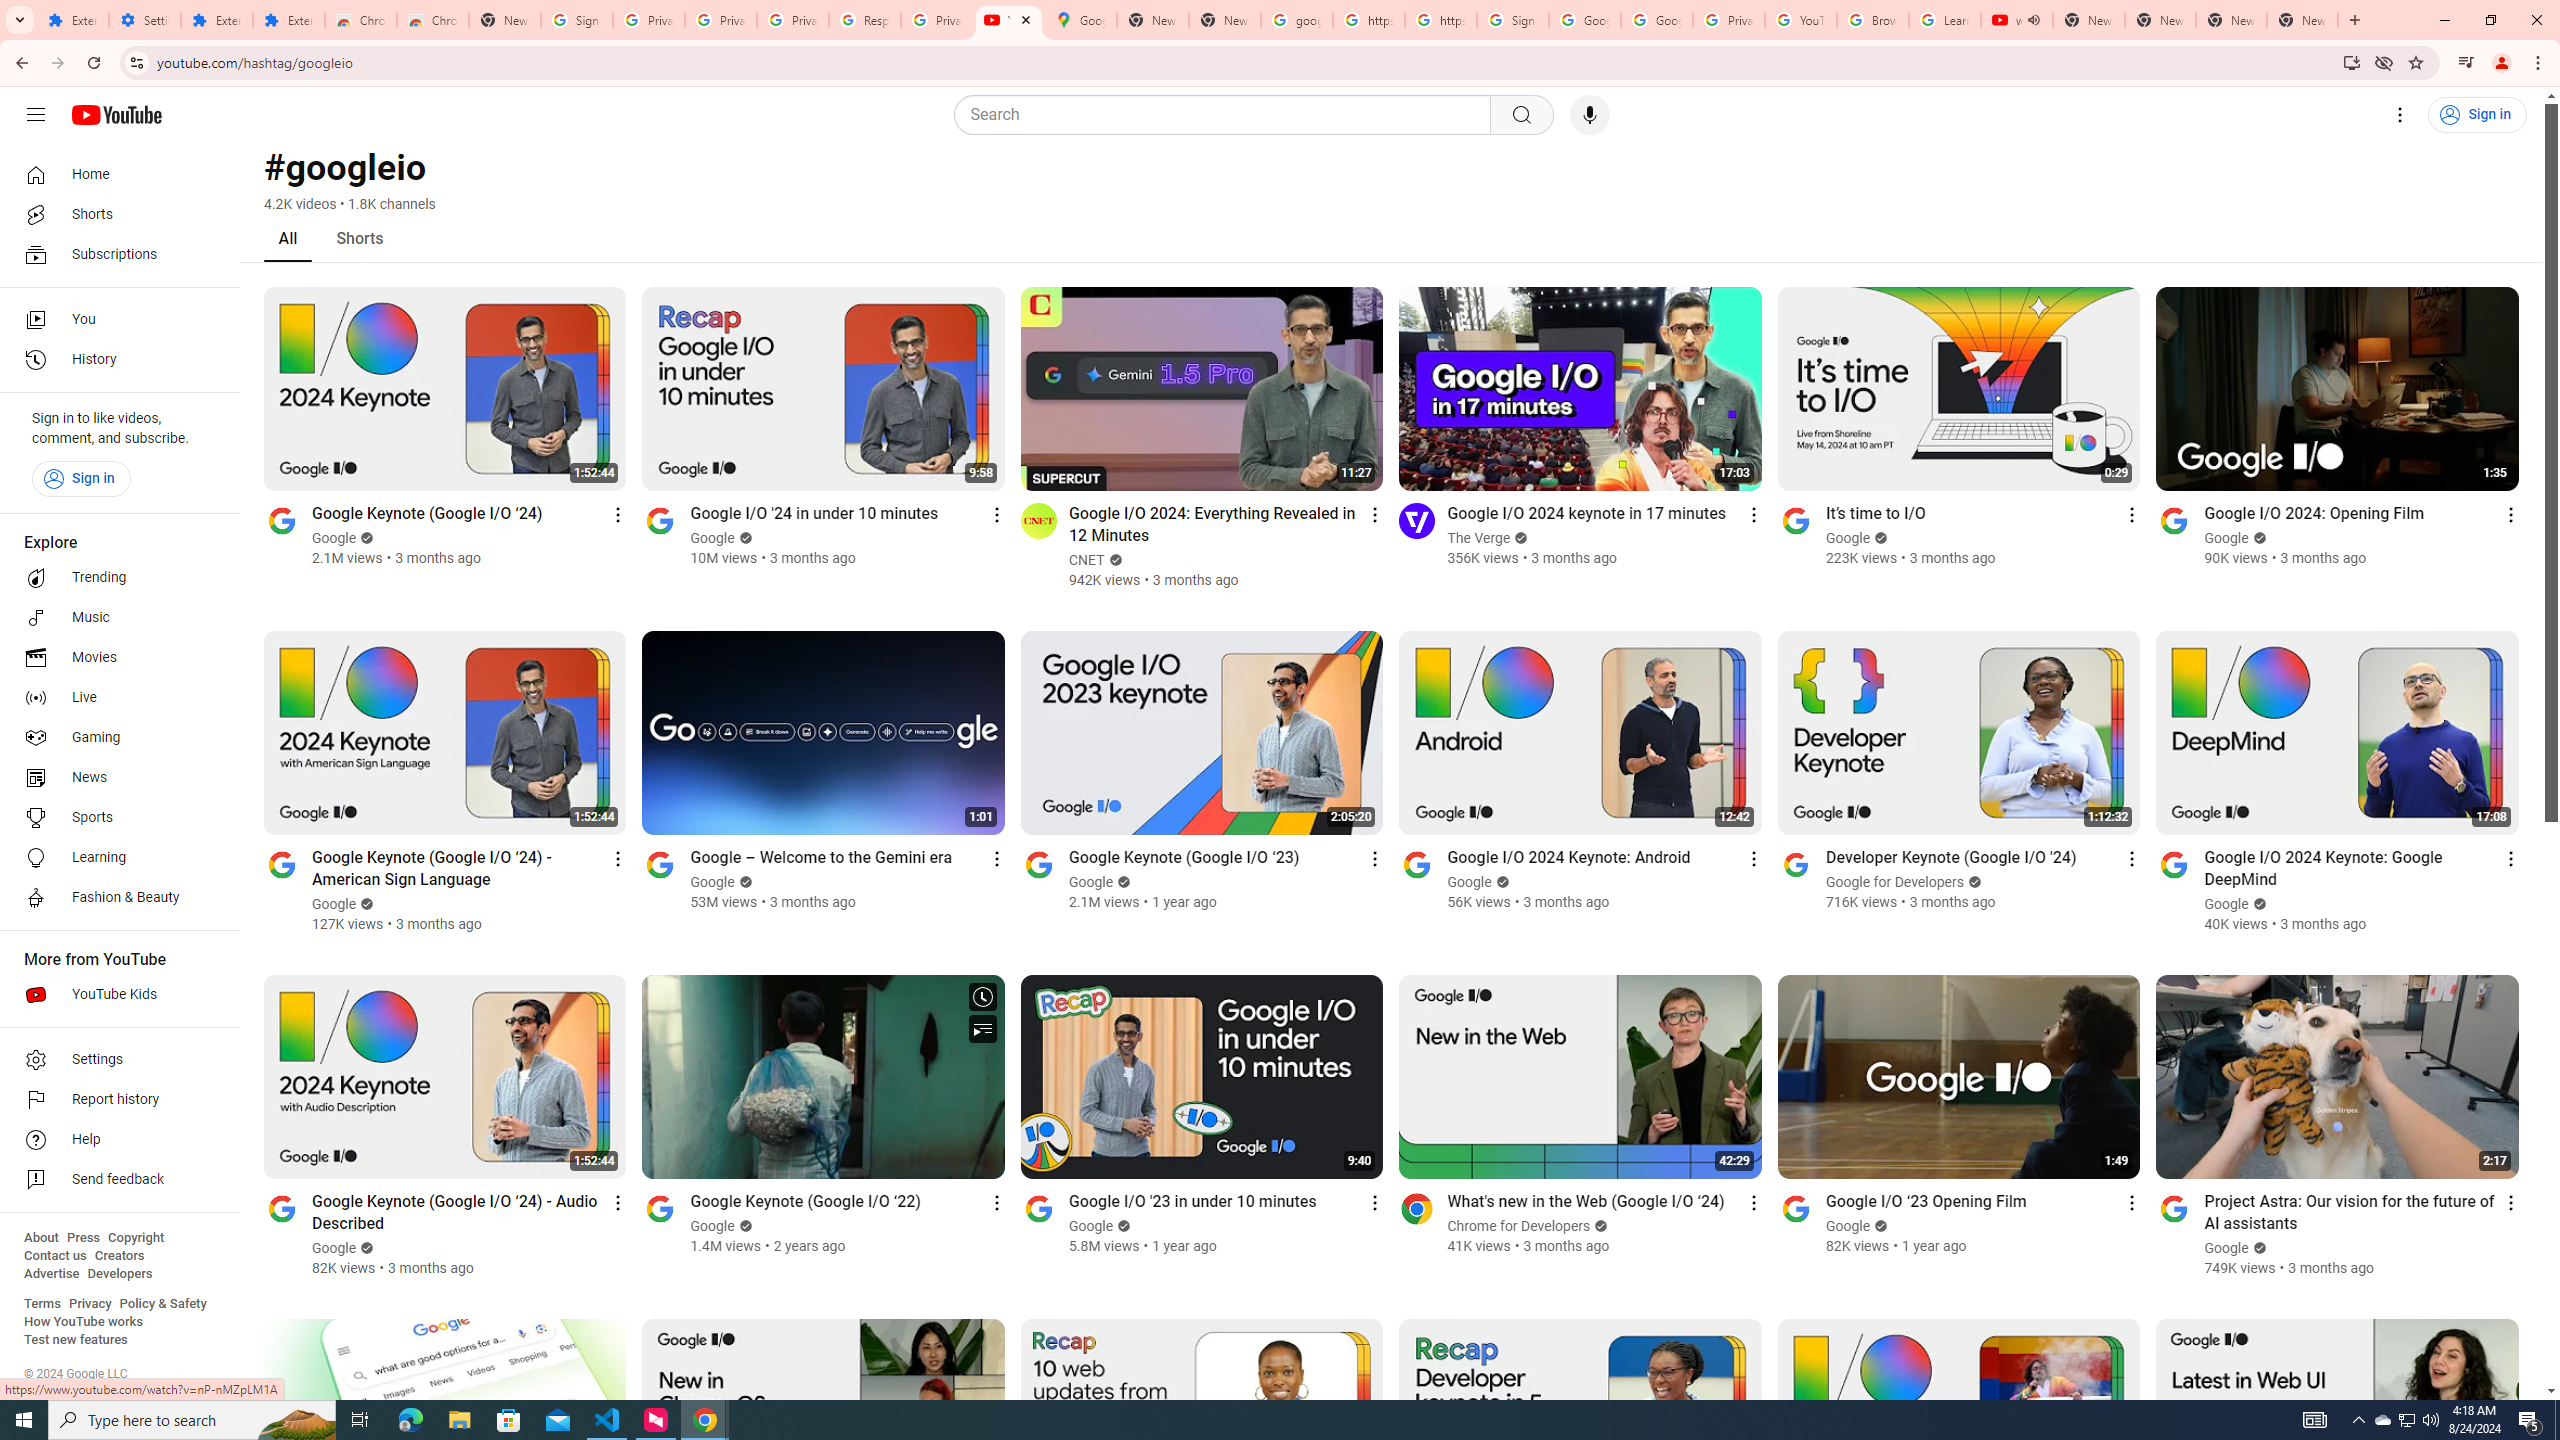  Describe the element at coordinates (113, 1099) in the screenshot. I see `'Report history'` at that location.